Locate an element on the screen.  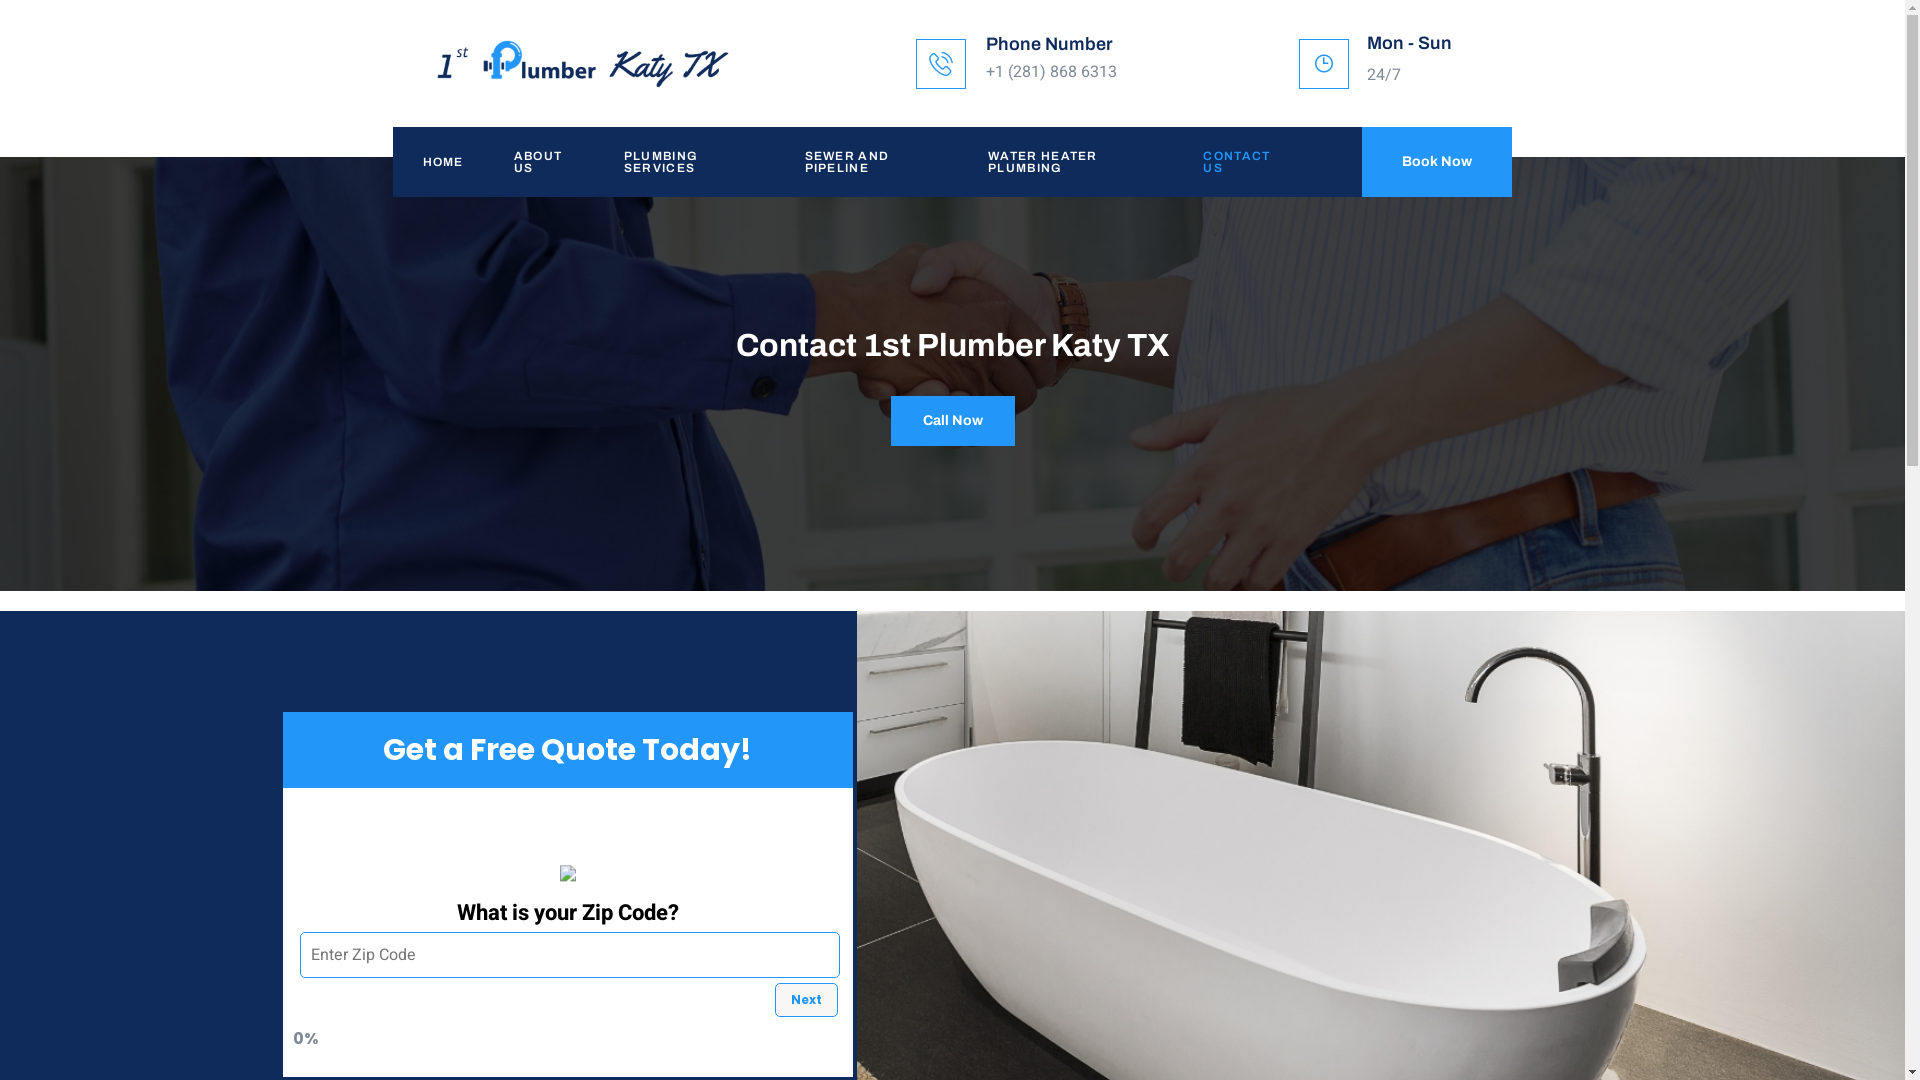
'Call Now' is located at coordinates (888, 419).